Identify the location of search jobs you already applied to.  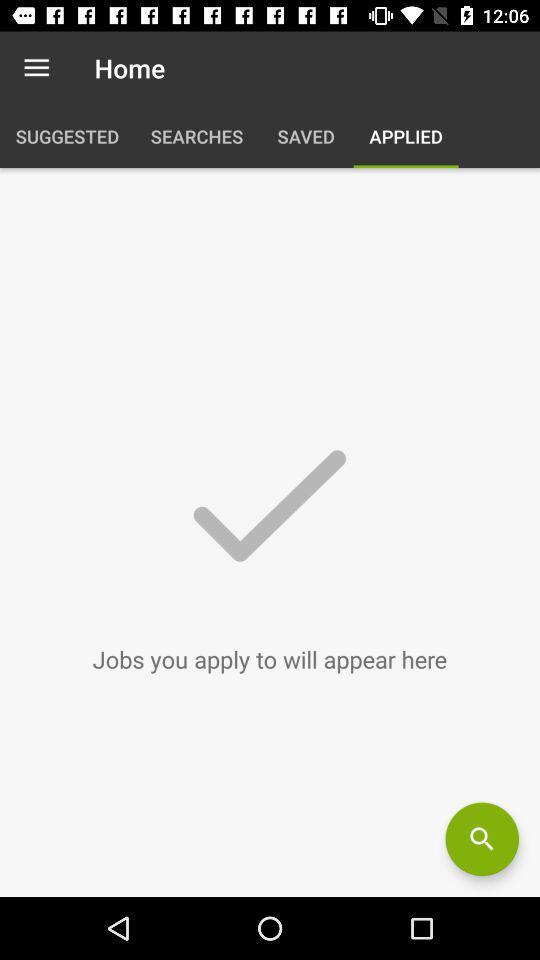
(481, 839).